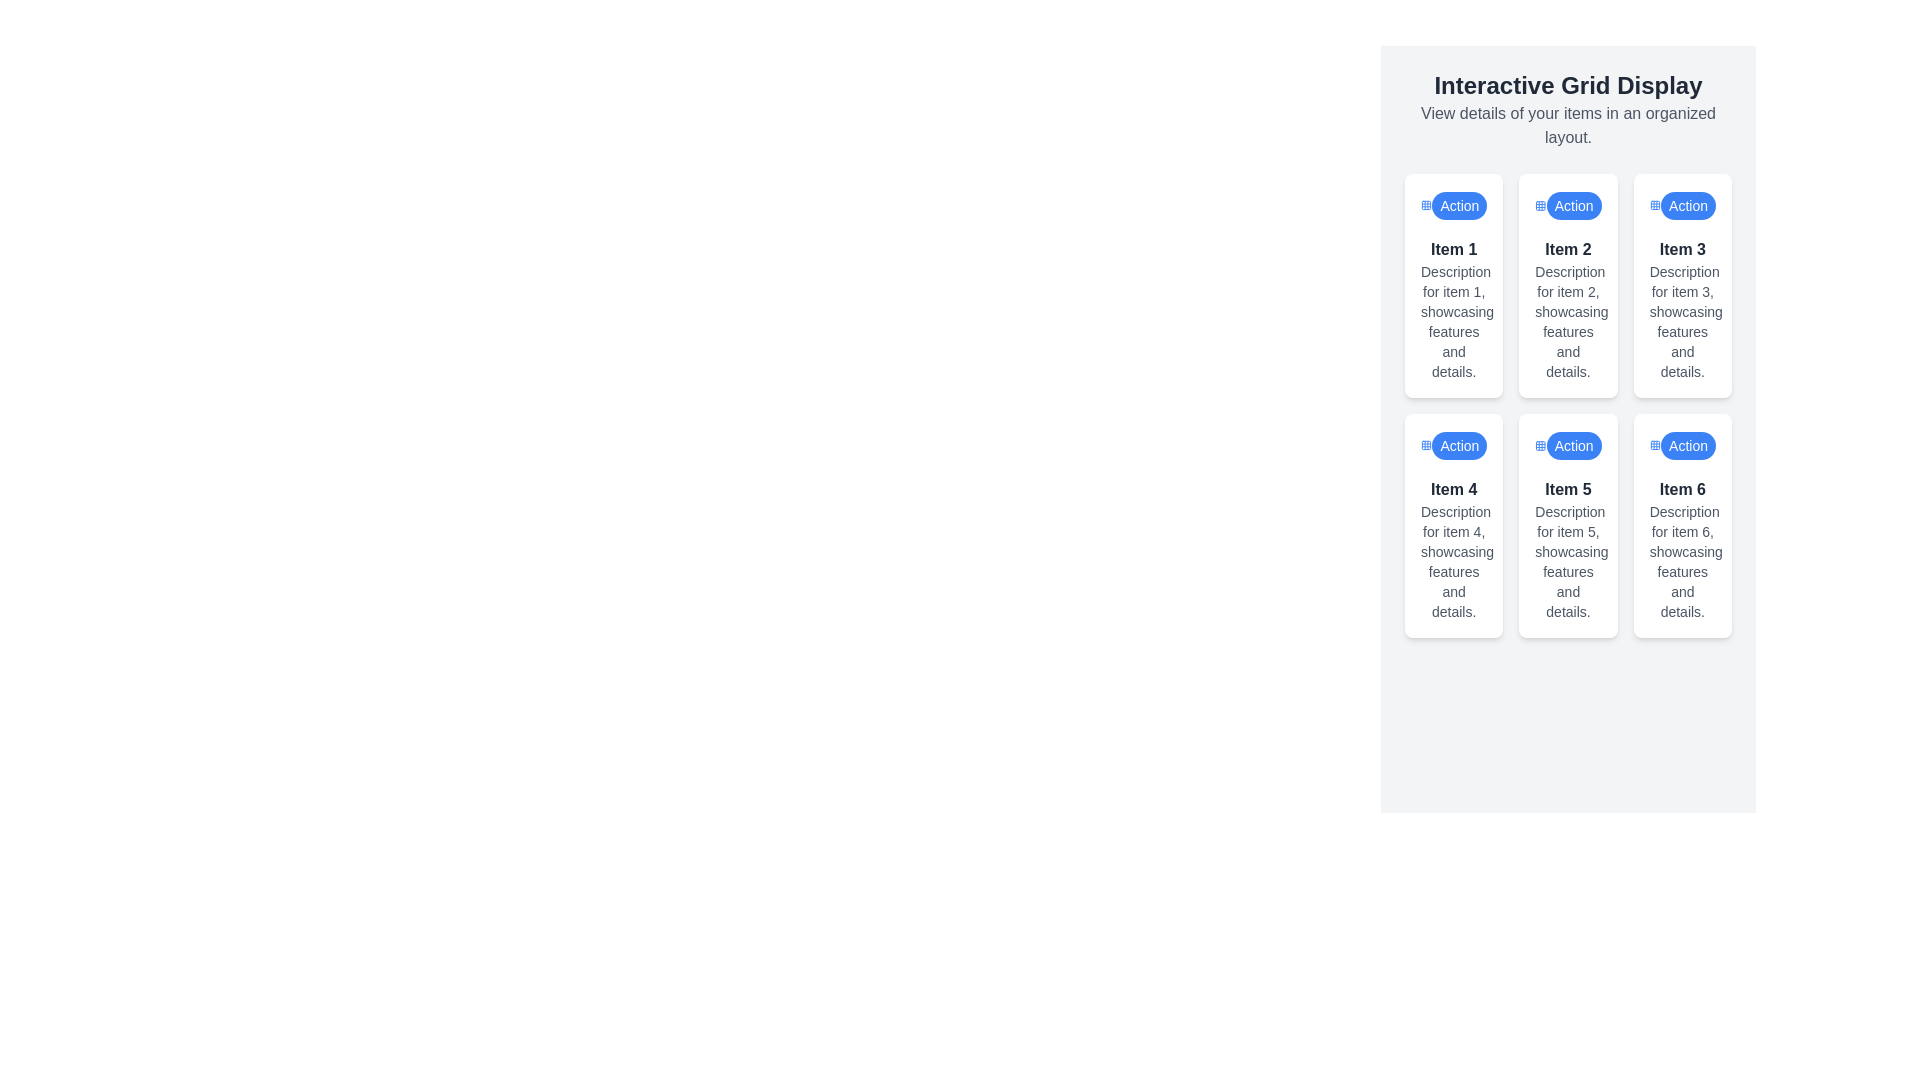  I want to click on the last 'Action' button in the grid layout associated with 'Item 6' to observe the hover effect, so click(1687, 445).